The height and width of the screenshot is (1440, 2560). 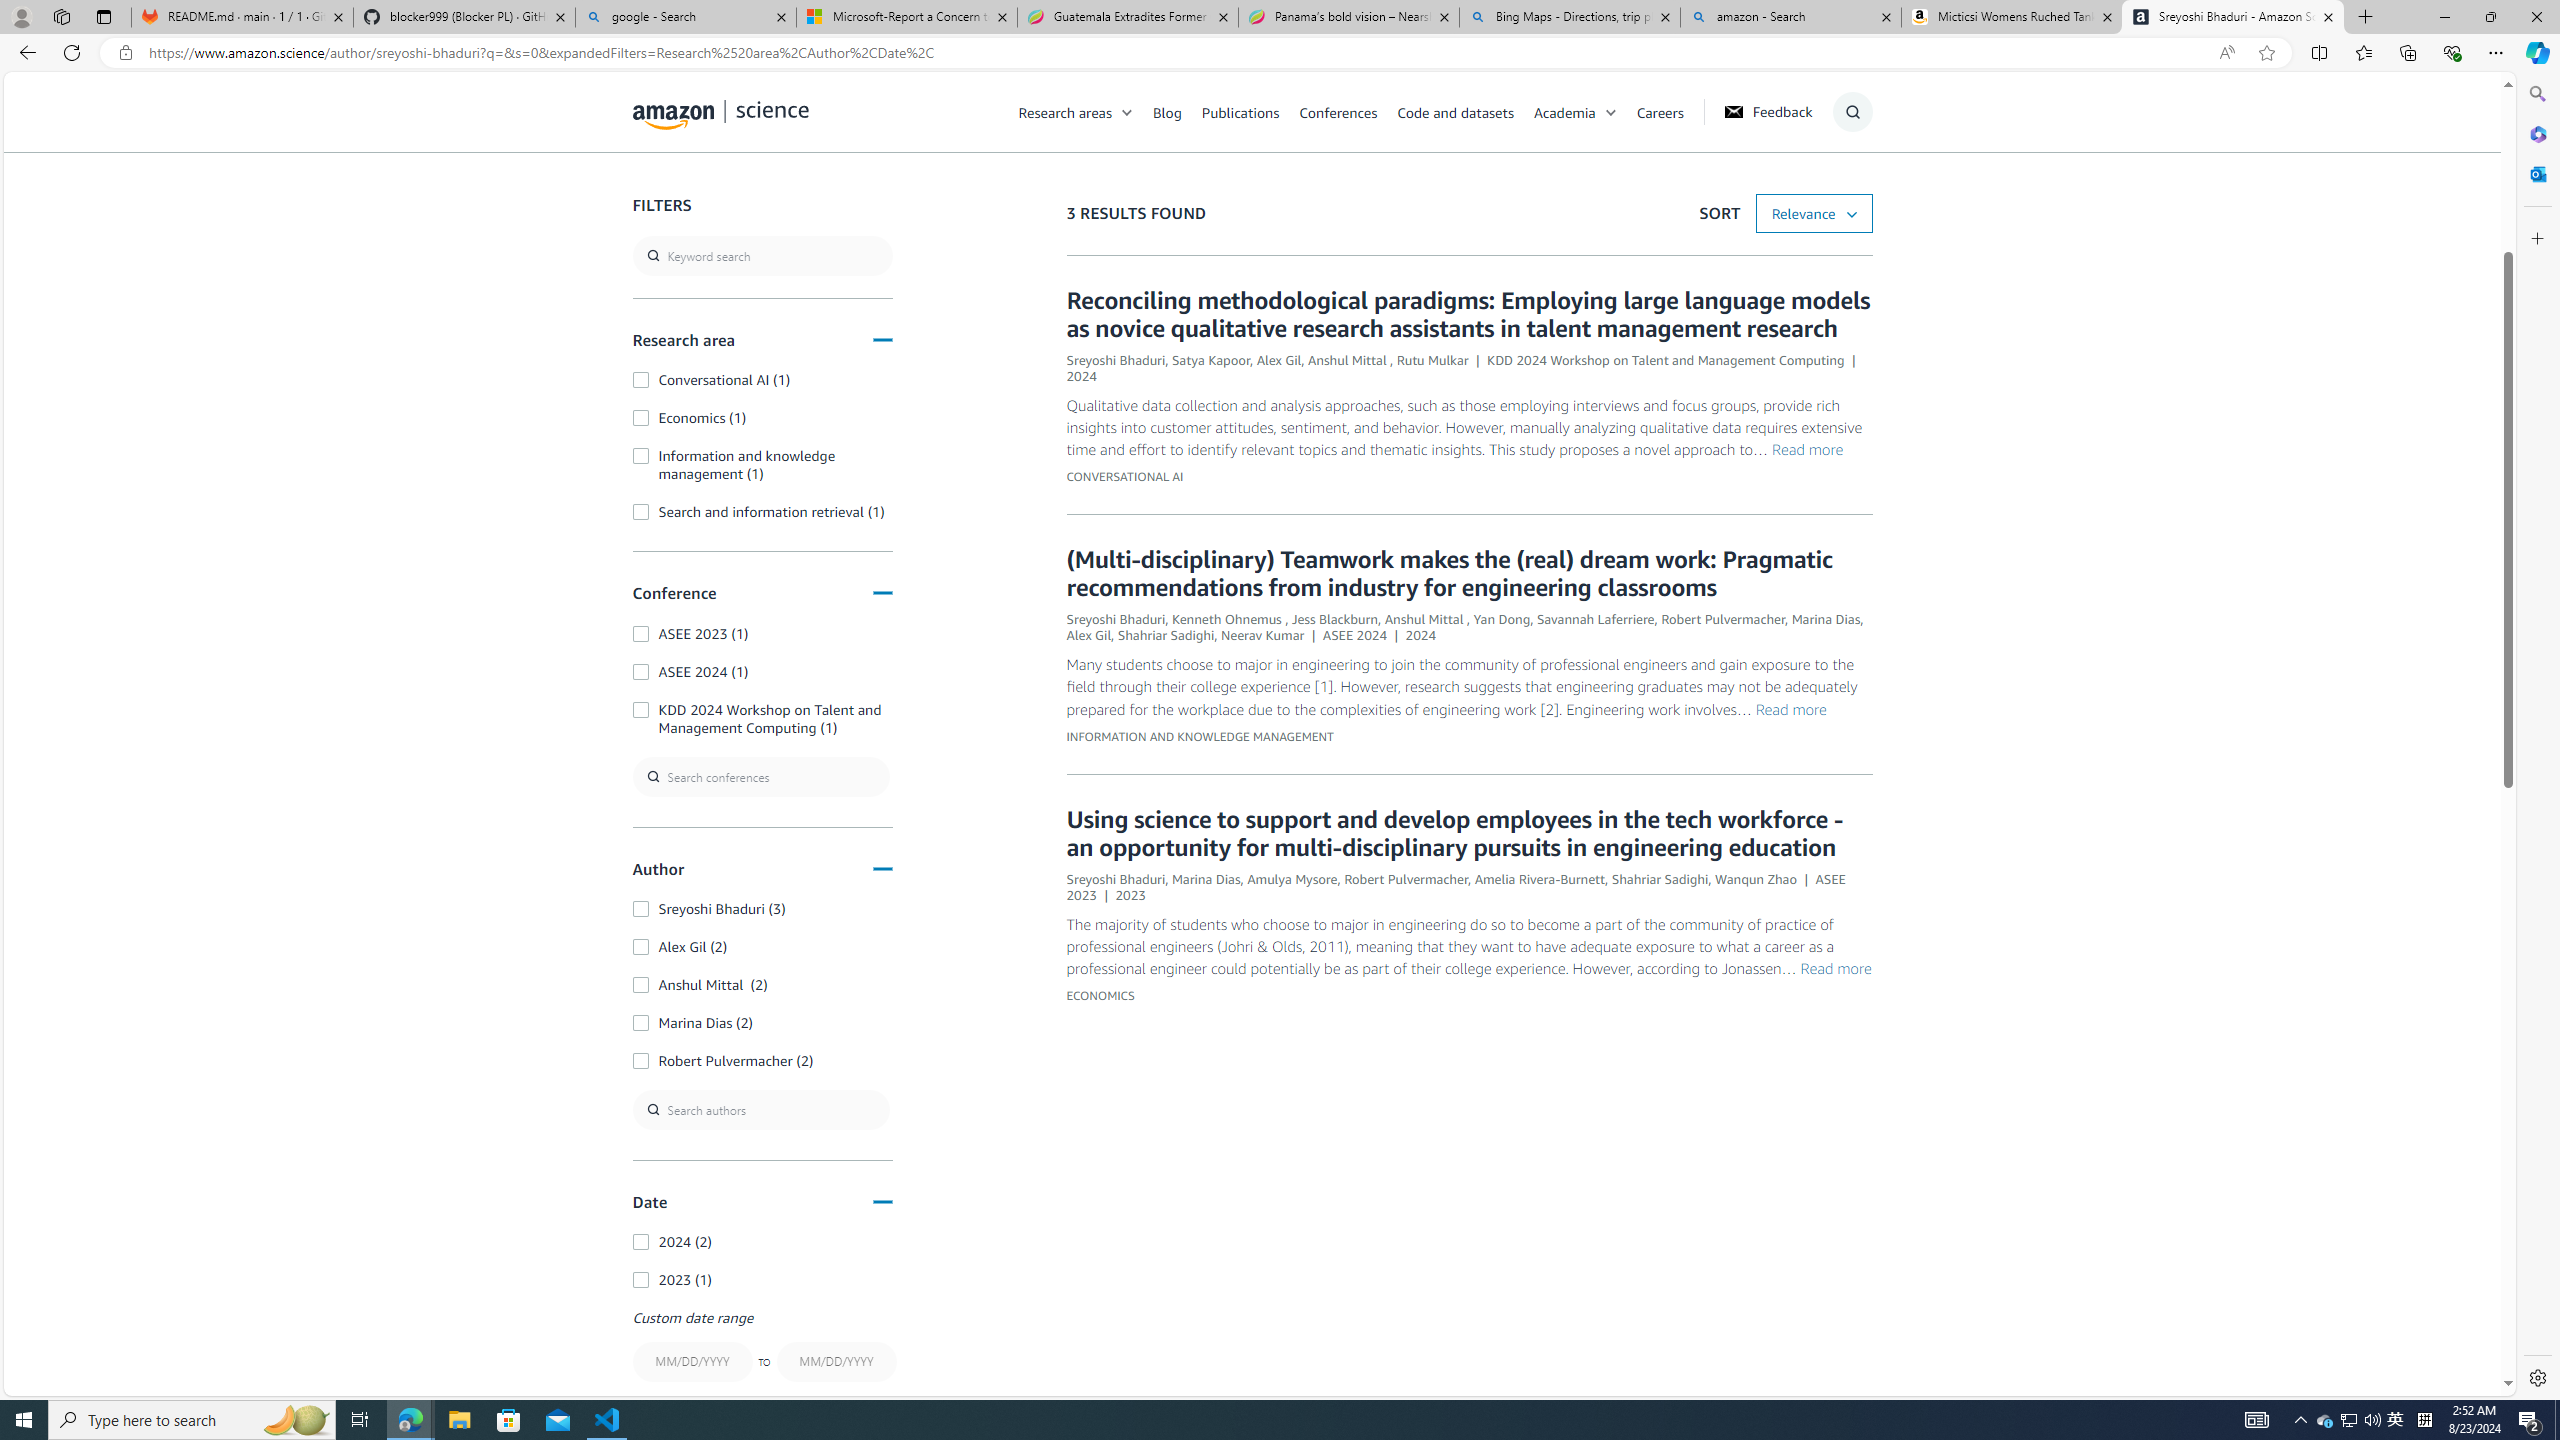 What do you see at coordinates (1210, 360) in the screenshot?
I see `'Satya Kapoor'` at bounding box center [1210, 360].